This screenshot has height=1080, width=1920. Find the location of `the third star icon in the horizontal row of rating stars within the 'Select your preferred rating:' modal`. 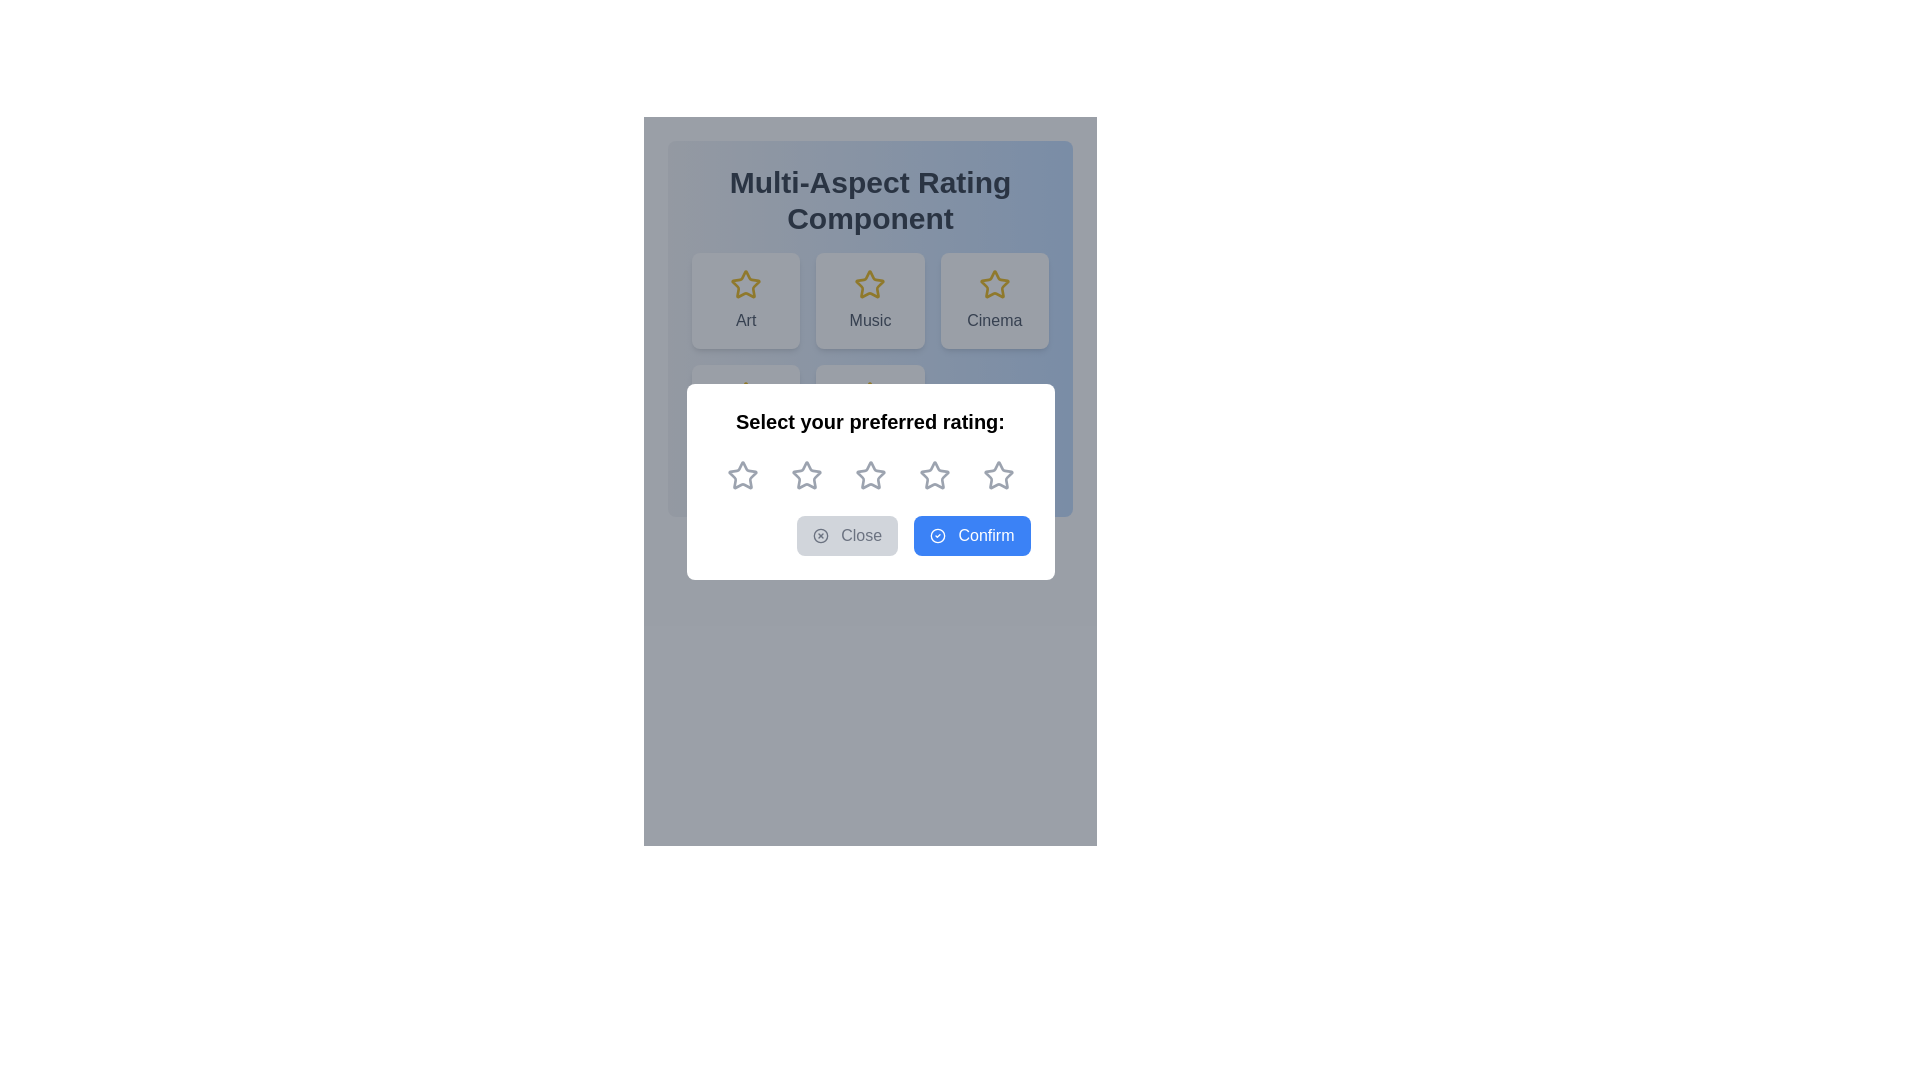

the third star icon in the horizontal row of rating stars within the 'Select your preferred rating:' modal is located at coordinates (870, 475).